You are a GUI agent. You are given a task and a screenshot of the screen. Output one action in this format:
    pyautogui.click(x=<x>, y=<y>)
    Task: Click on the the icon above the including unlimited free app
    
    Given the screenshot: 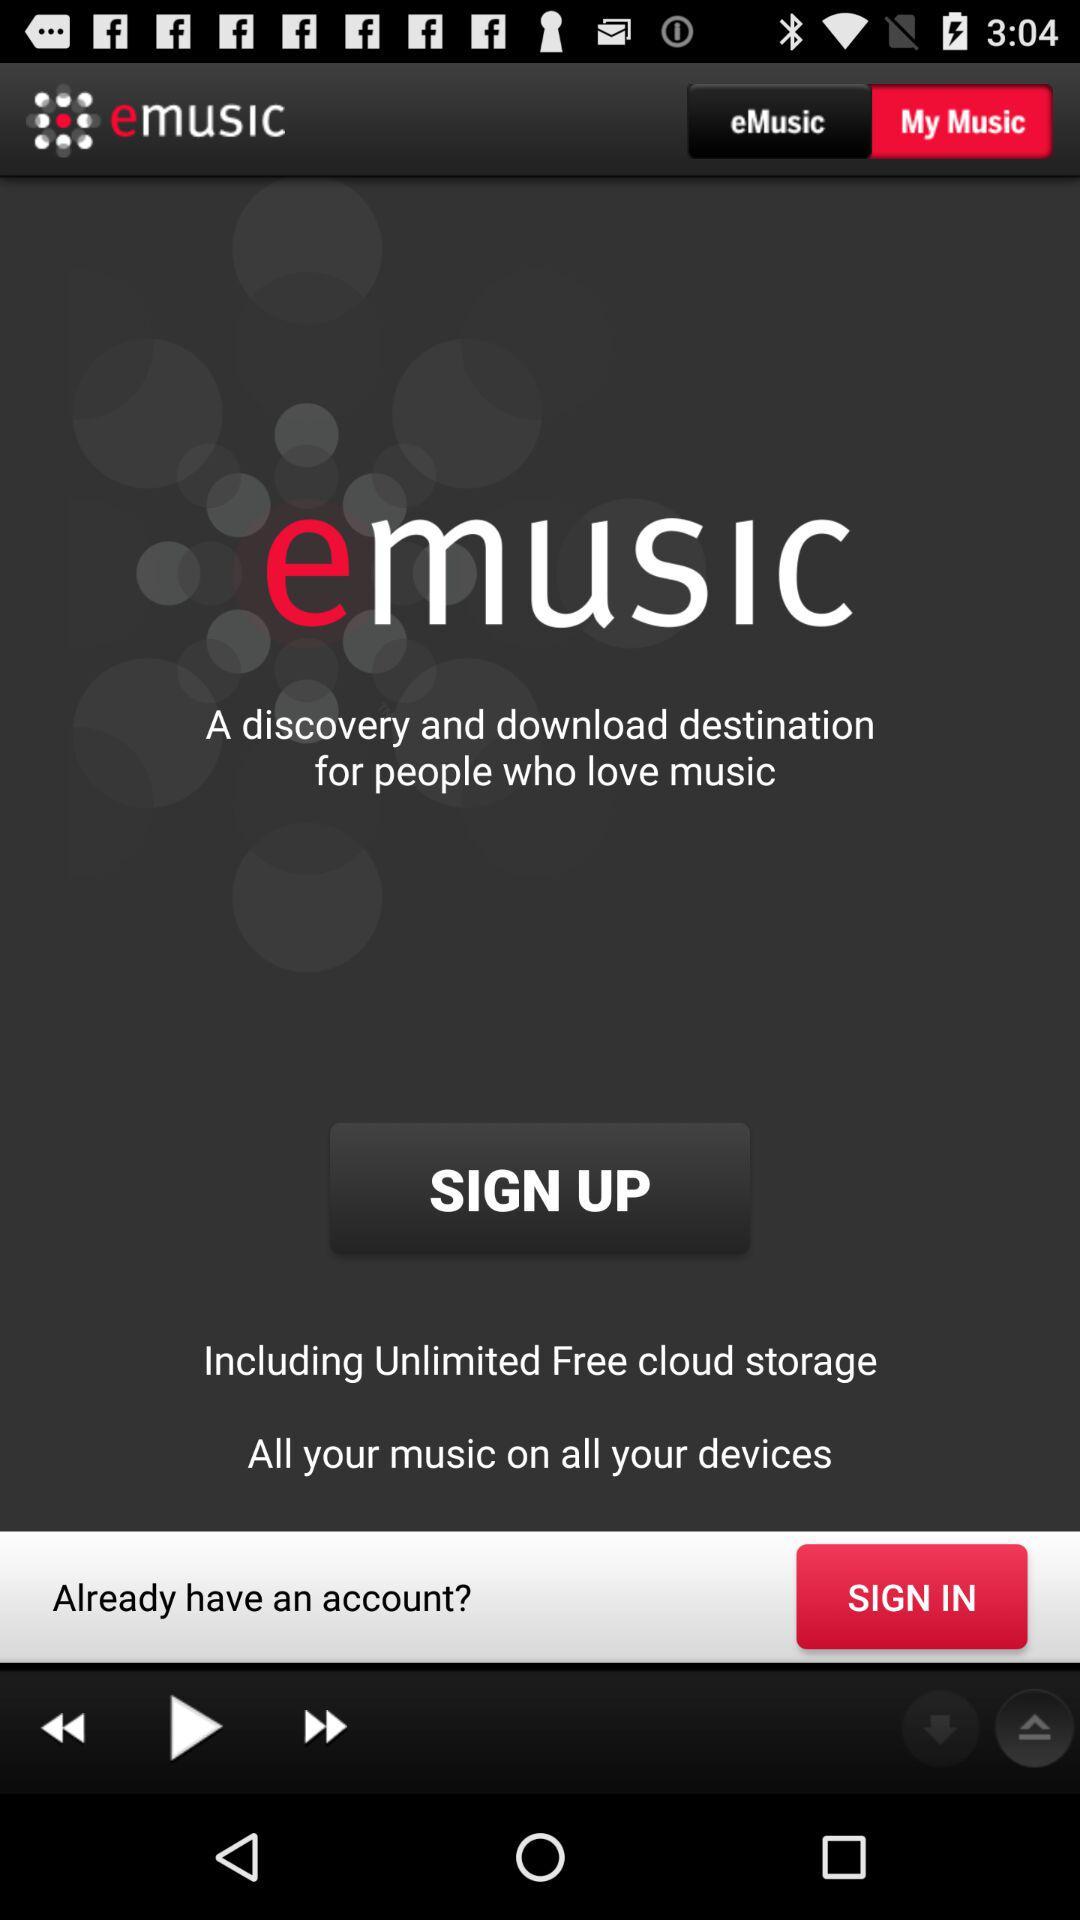 What is the action you would take?
    pyautogui.click(x=540, y=1188)
    